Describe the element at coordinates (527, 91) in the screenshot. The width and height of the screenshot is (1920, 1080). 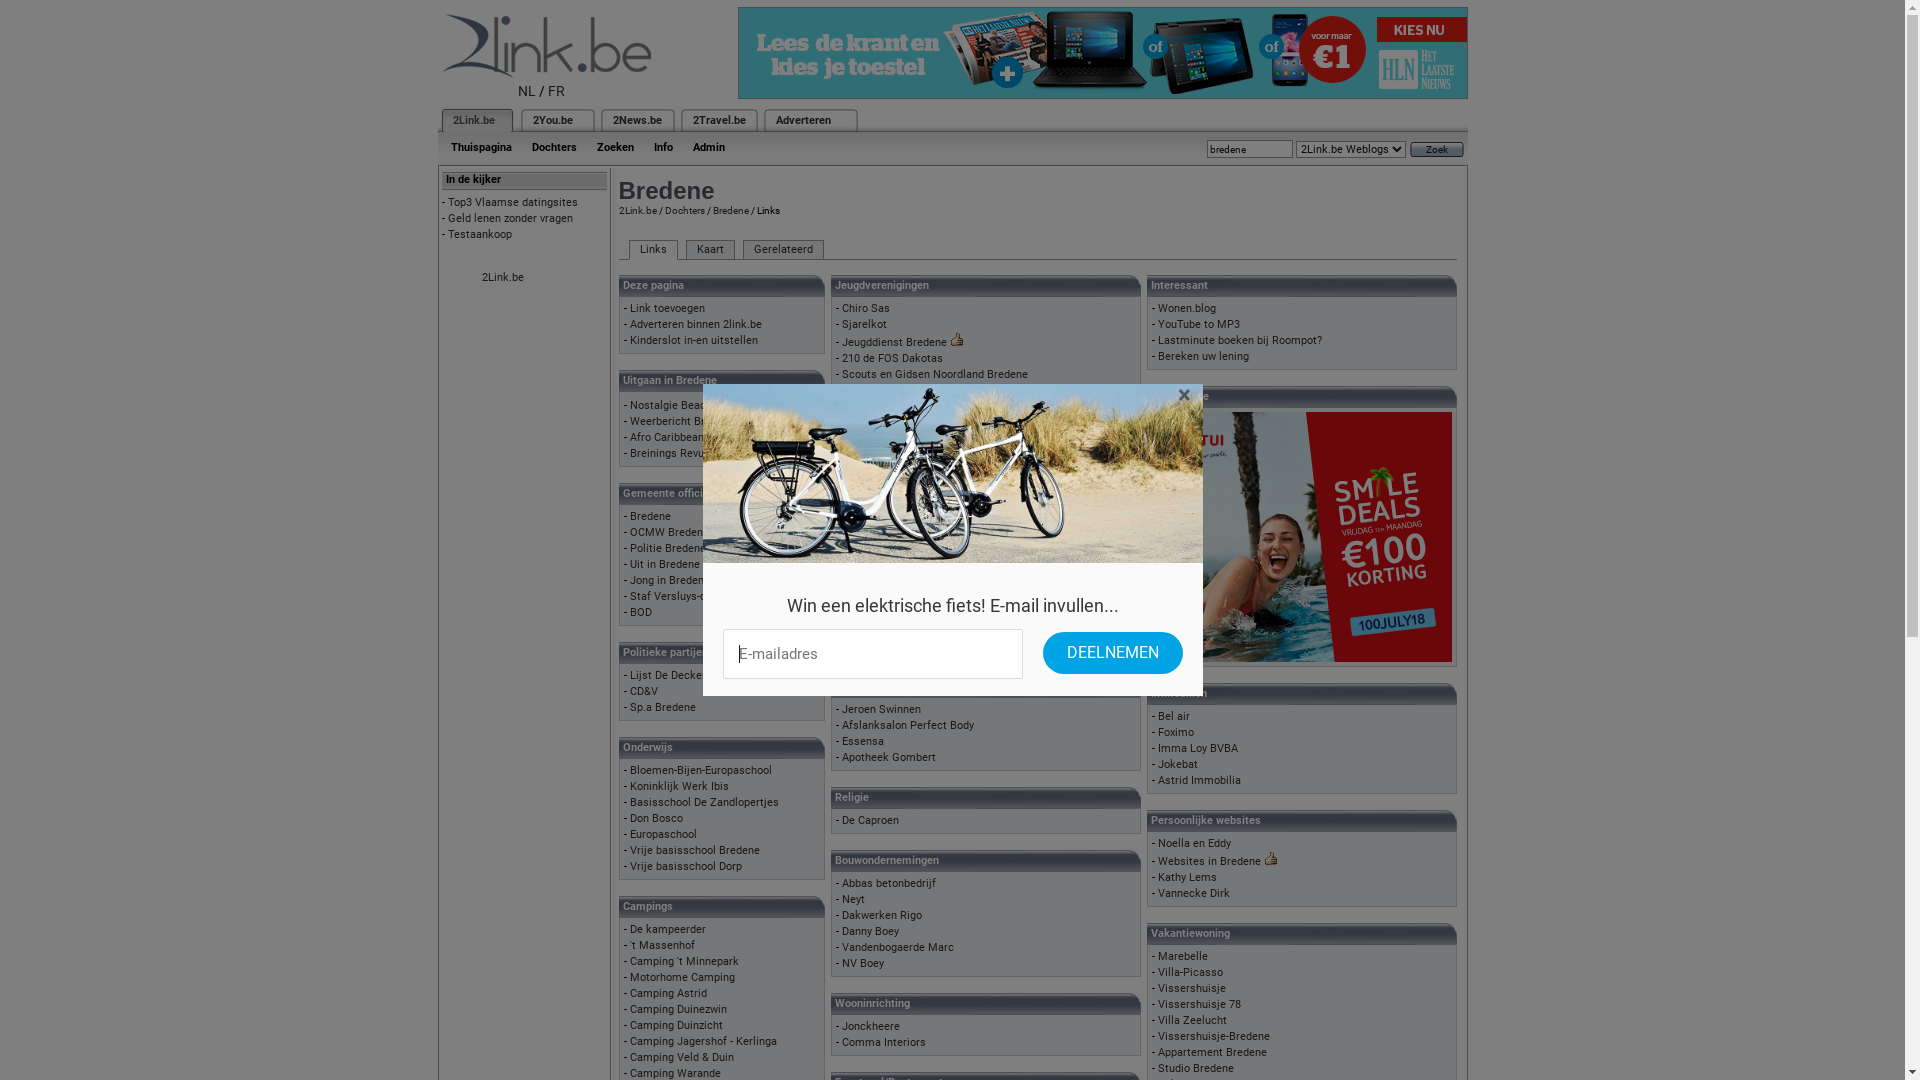
I see `'NL'` at that location.